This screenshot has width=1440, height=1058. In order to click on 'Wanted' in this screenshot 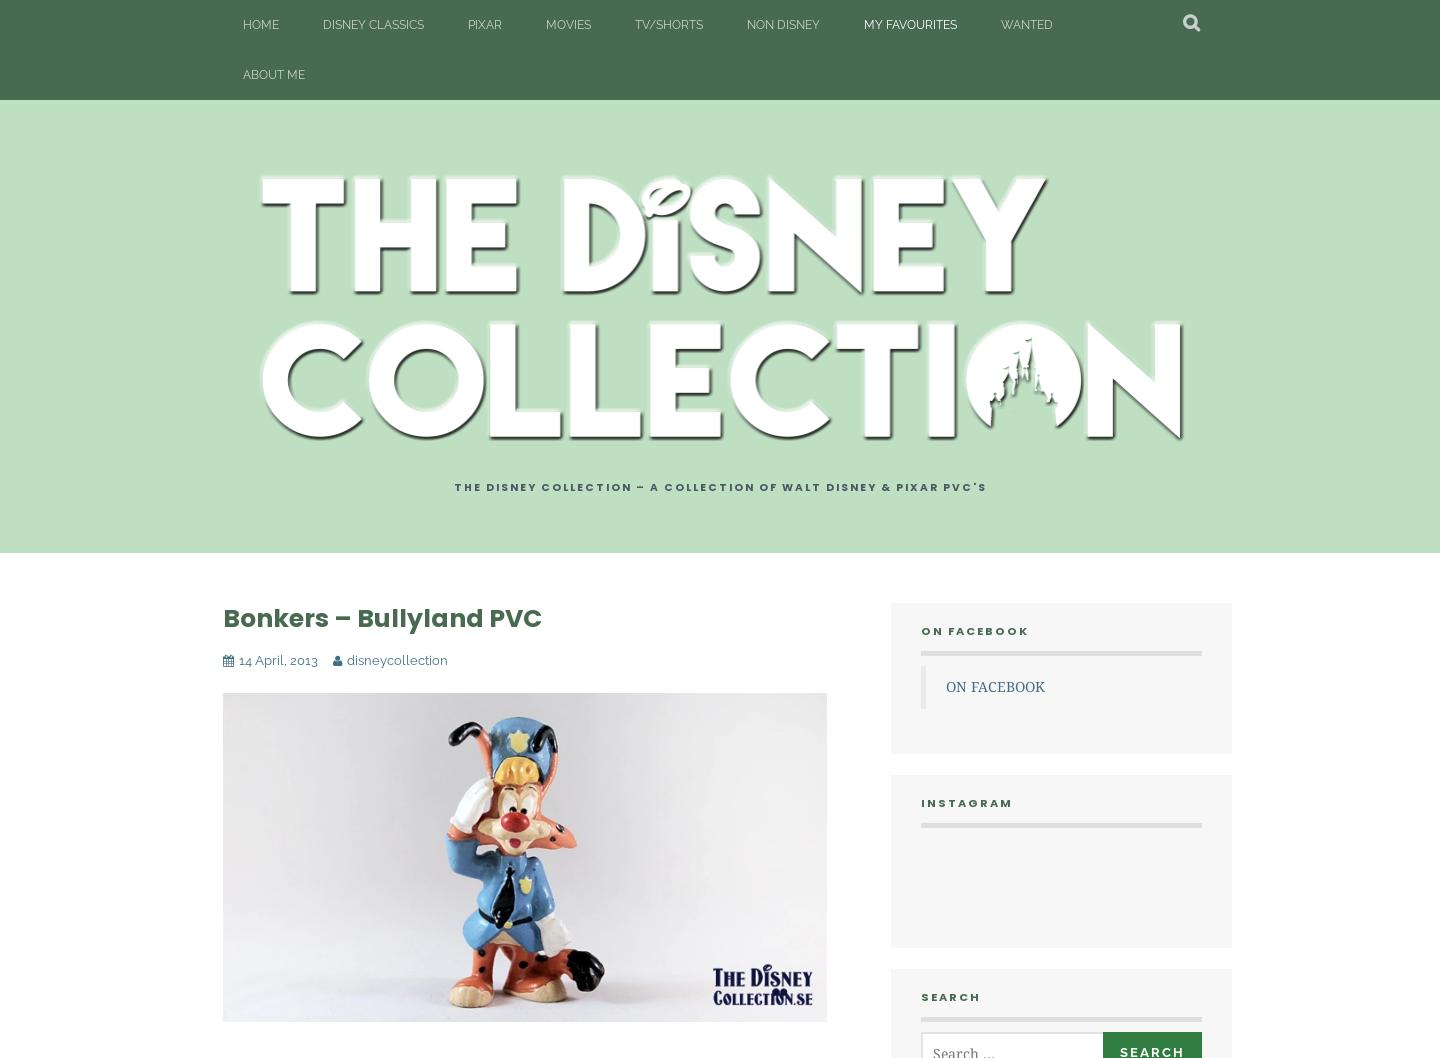, I will do `click(999, 24)`.